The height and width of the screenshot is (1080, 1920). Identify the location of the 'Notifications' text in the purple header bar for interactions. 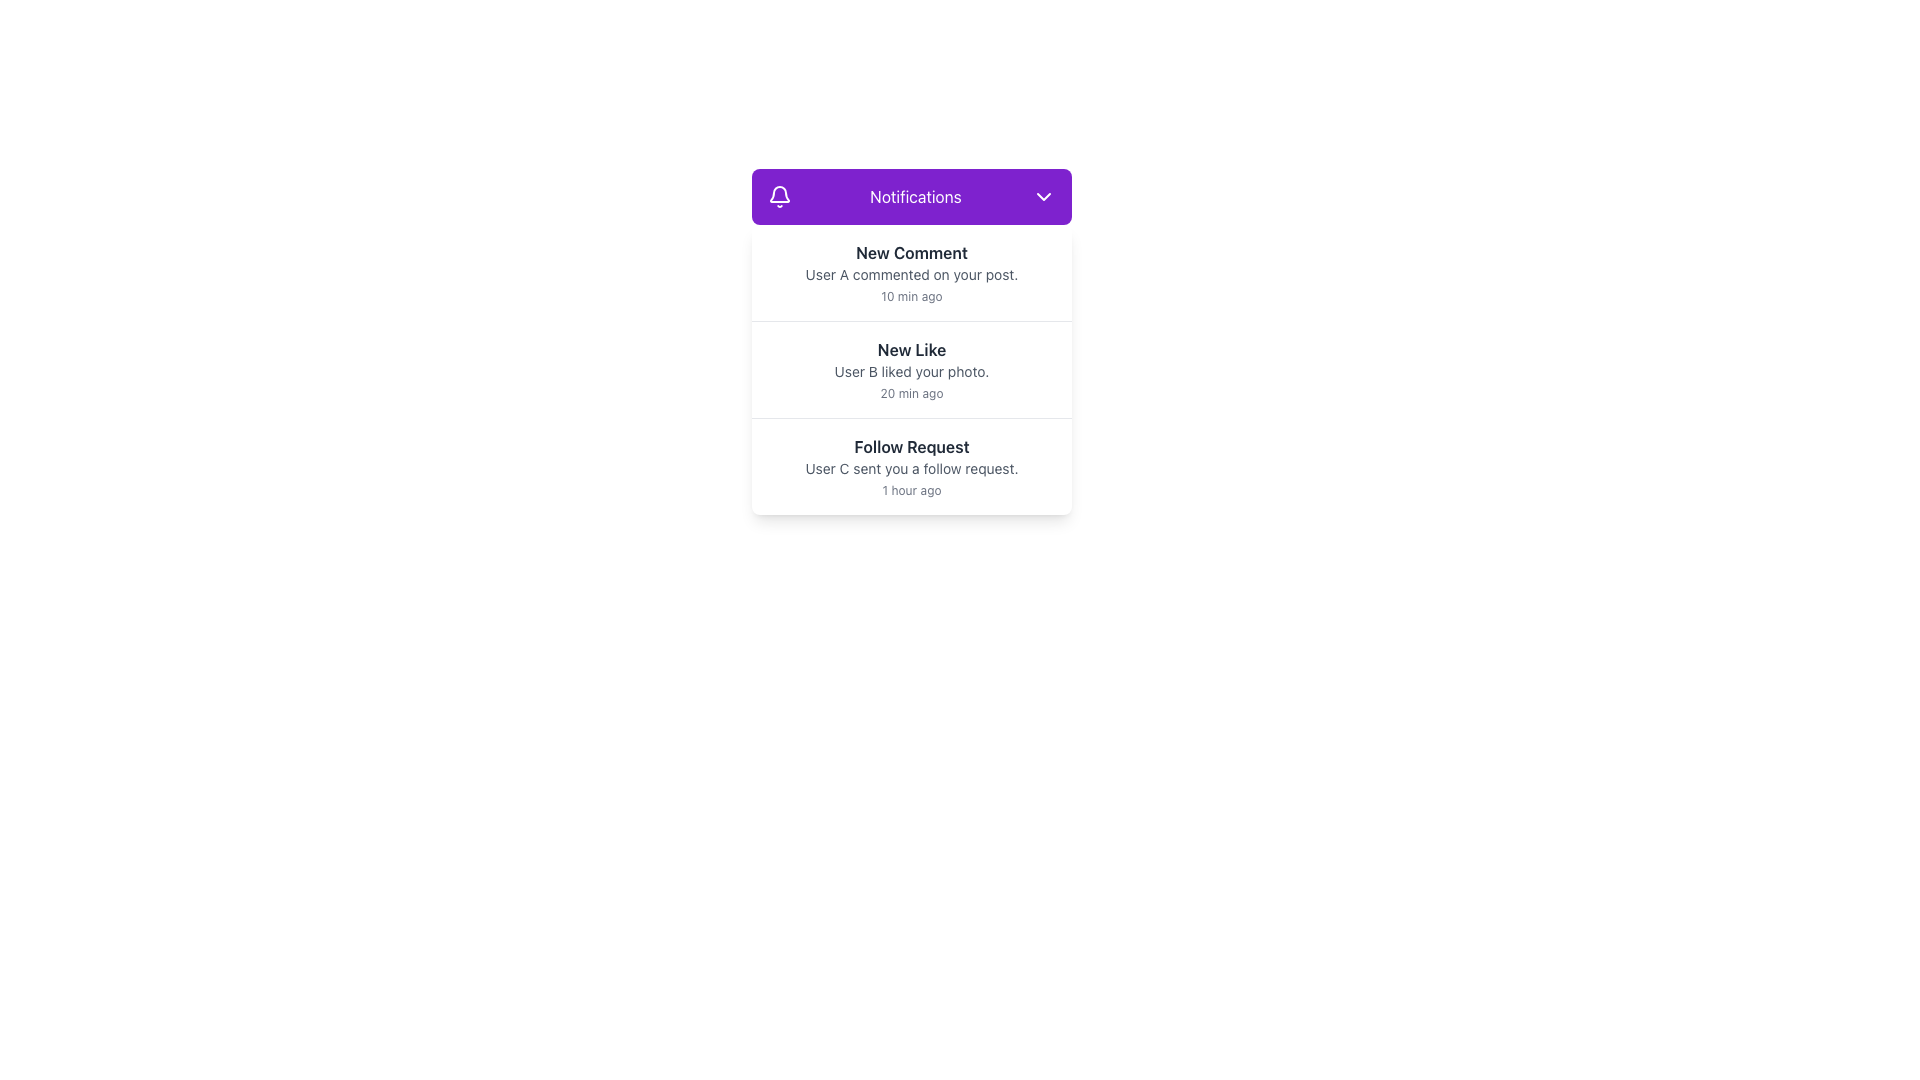
(911, 196).